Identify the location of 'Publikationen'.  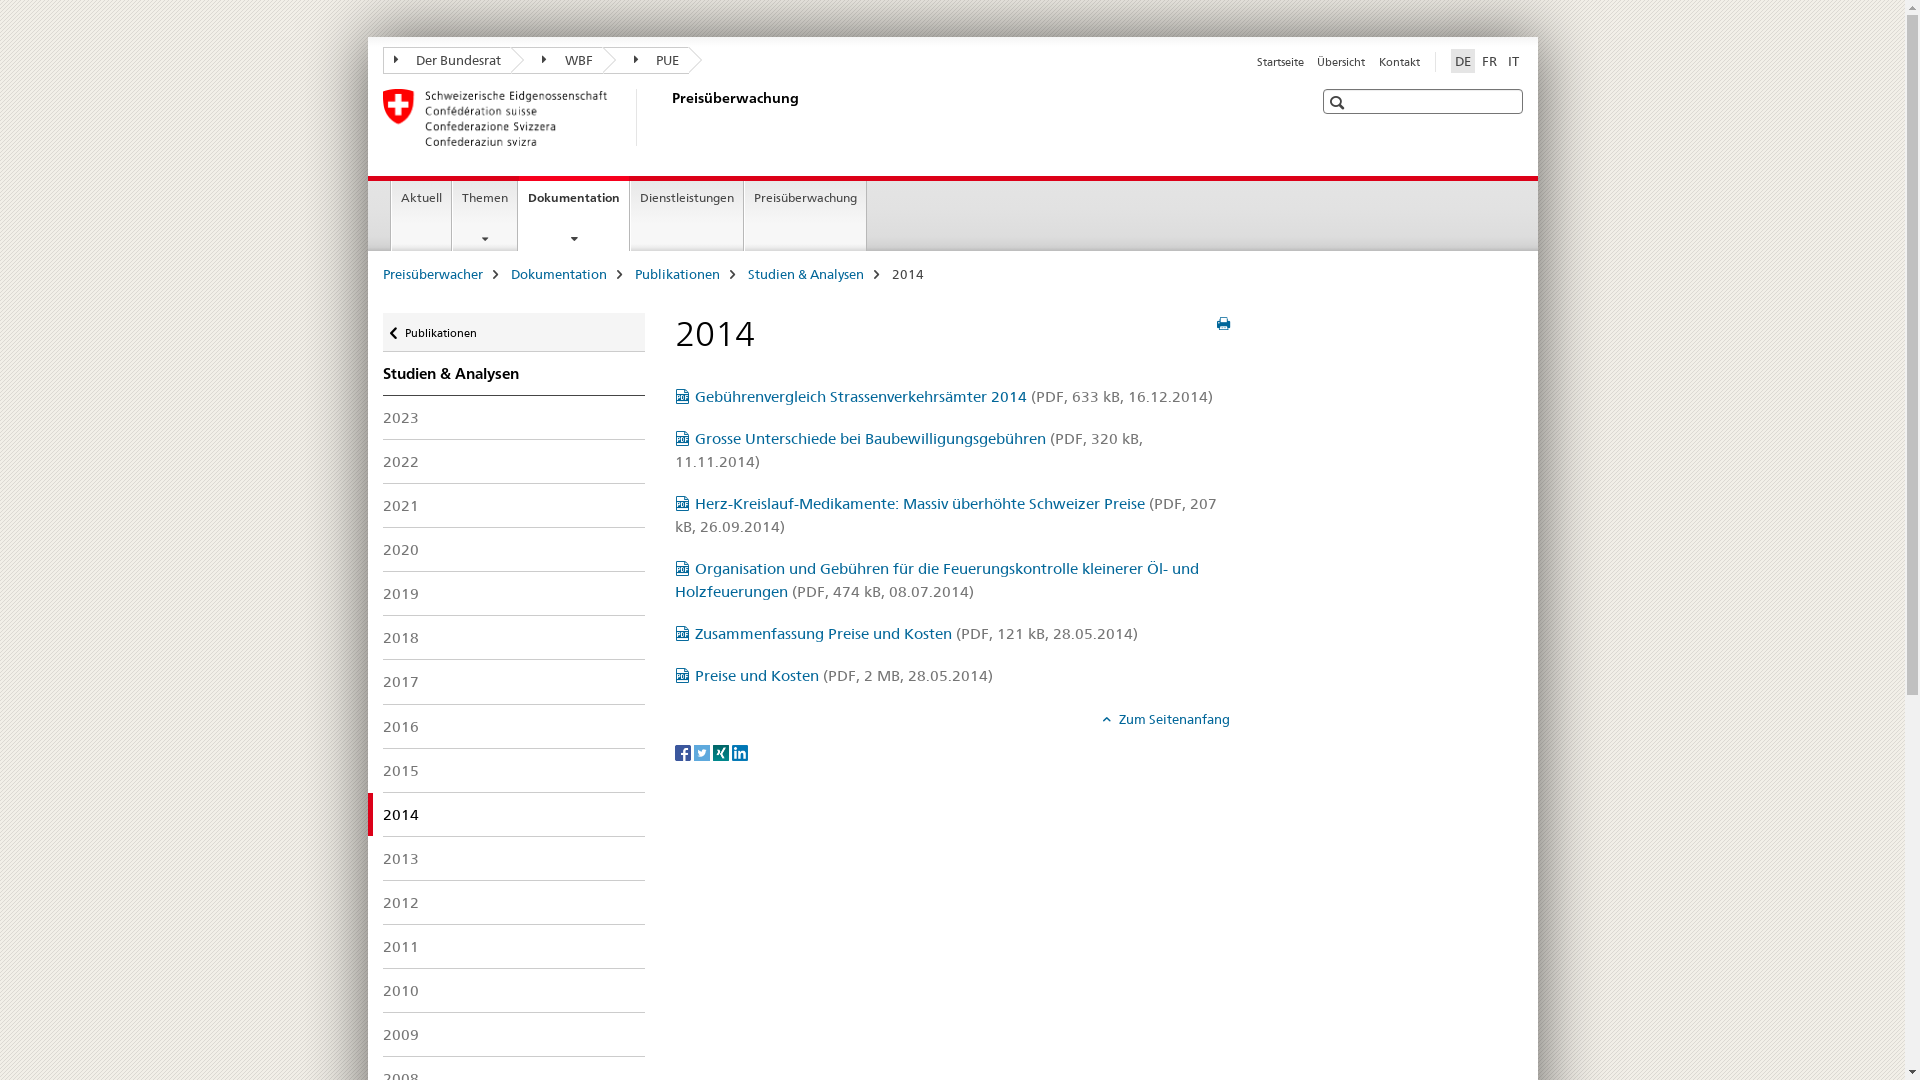
(676, 273).